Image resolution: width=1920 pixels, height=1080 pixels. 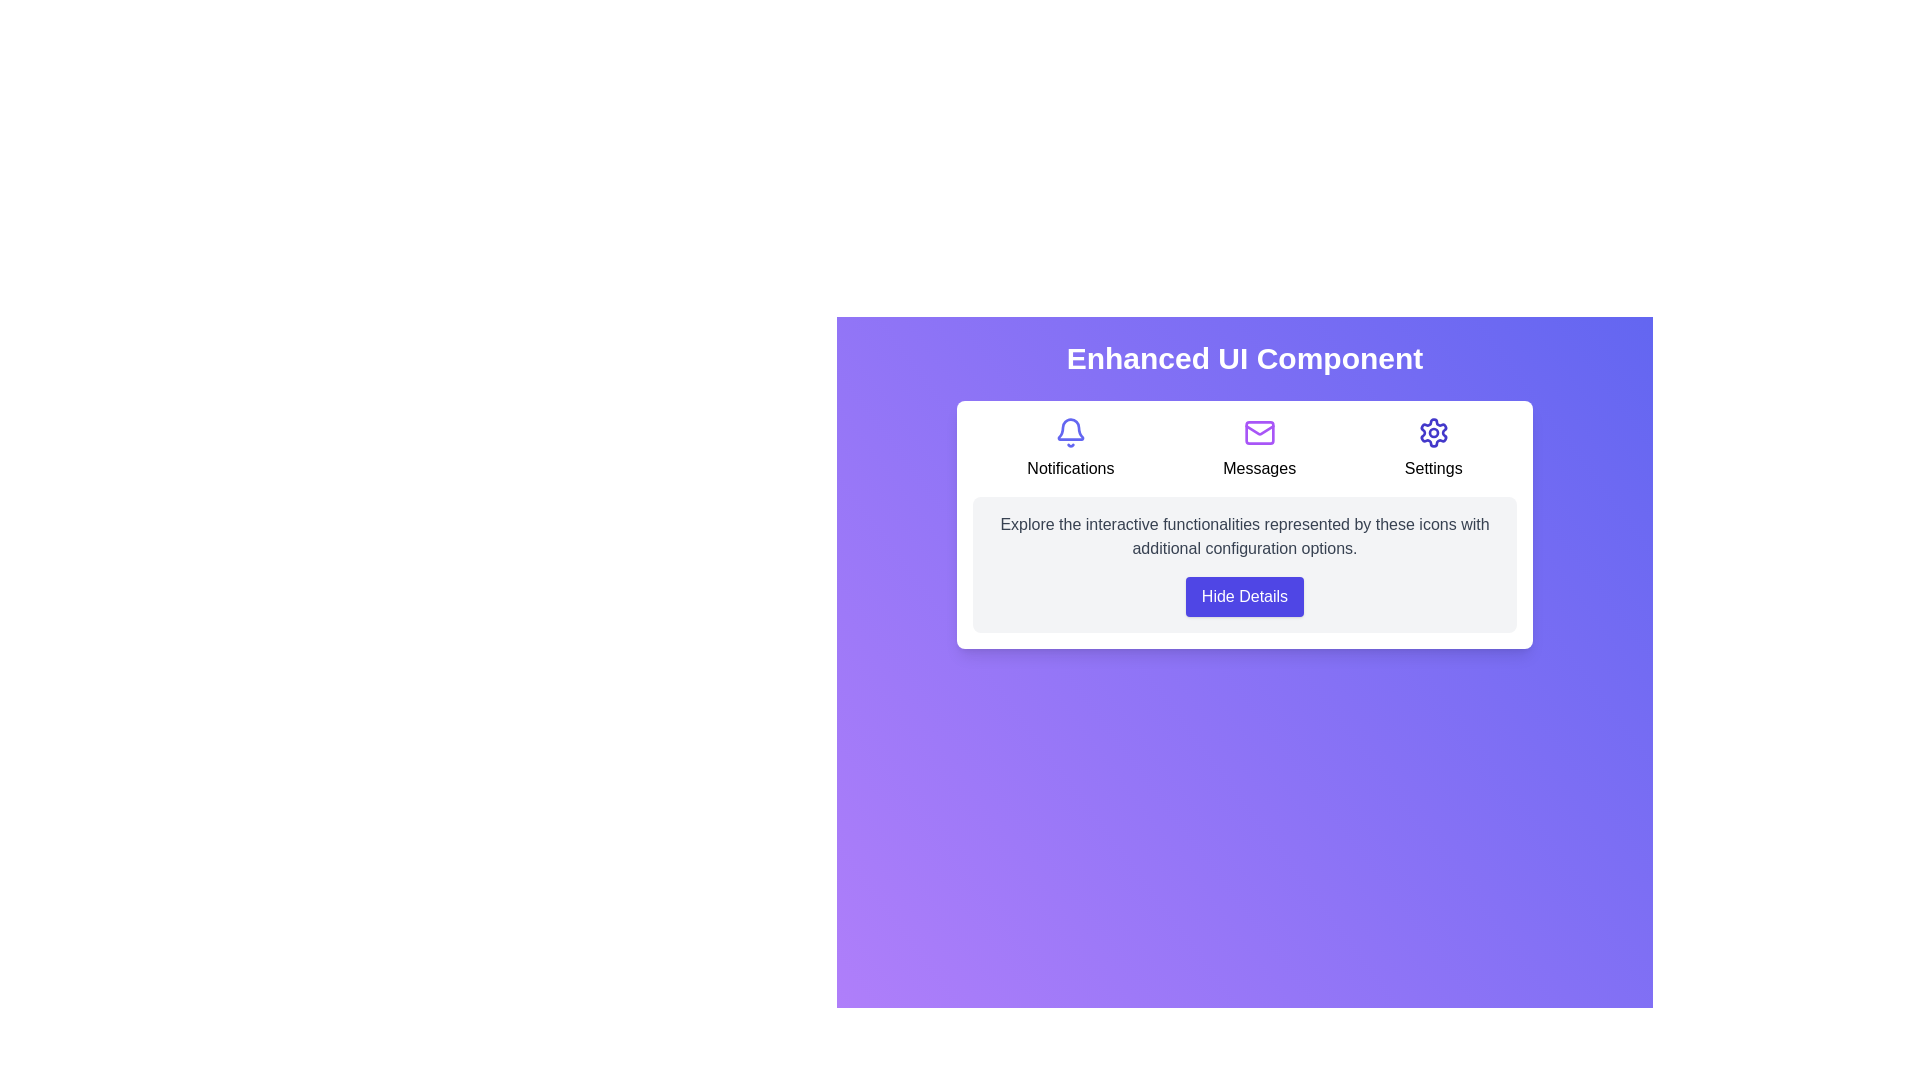 What do you see at coordinates (1432, 431) in the screenshot?
I see `the gear-shaped settings icon in the UI component` at bounding box center [1432, 431].